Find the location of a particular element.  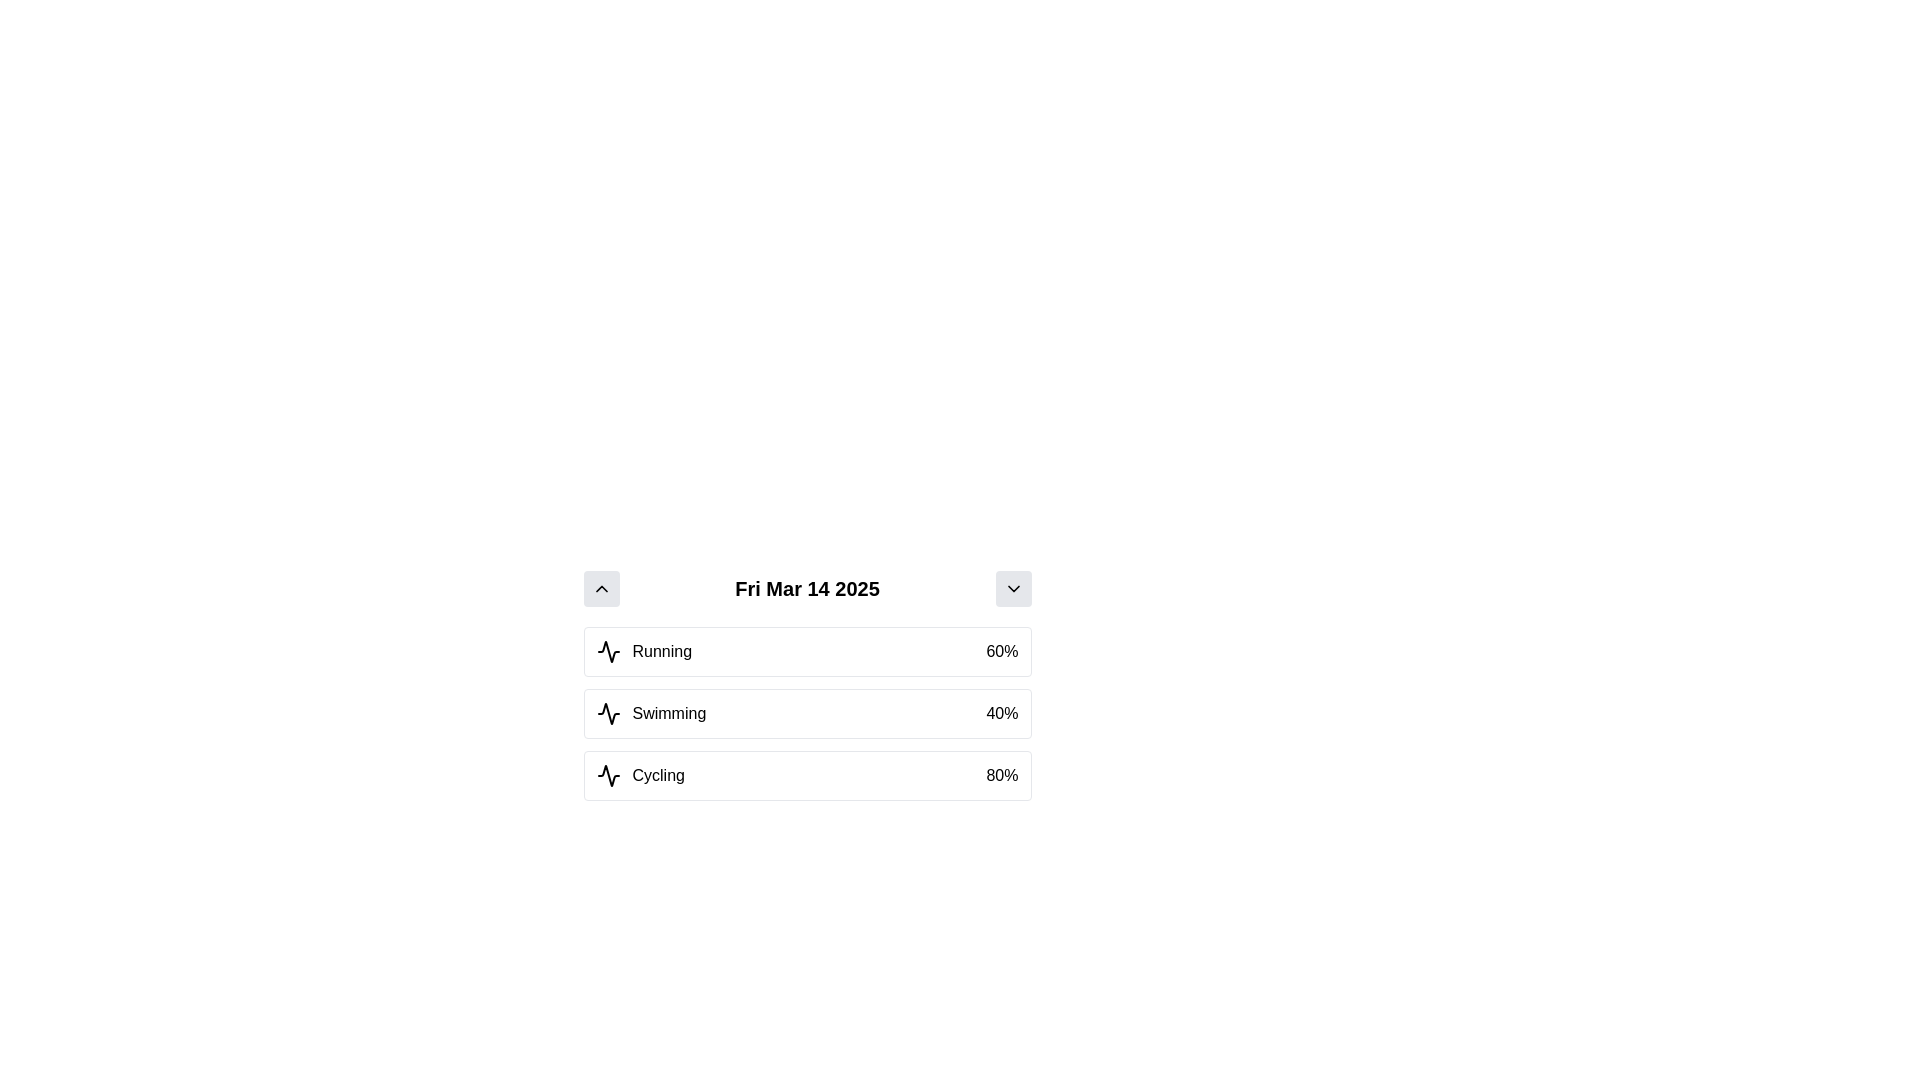

the text label reading 'Cycling', which is the third item in the list below the date header 'Fri Mar 14 2025', positioned between 'Swimming' and the percentage indicator '80%' is located at coordinates (640, 774).